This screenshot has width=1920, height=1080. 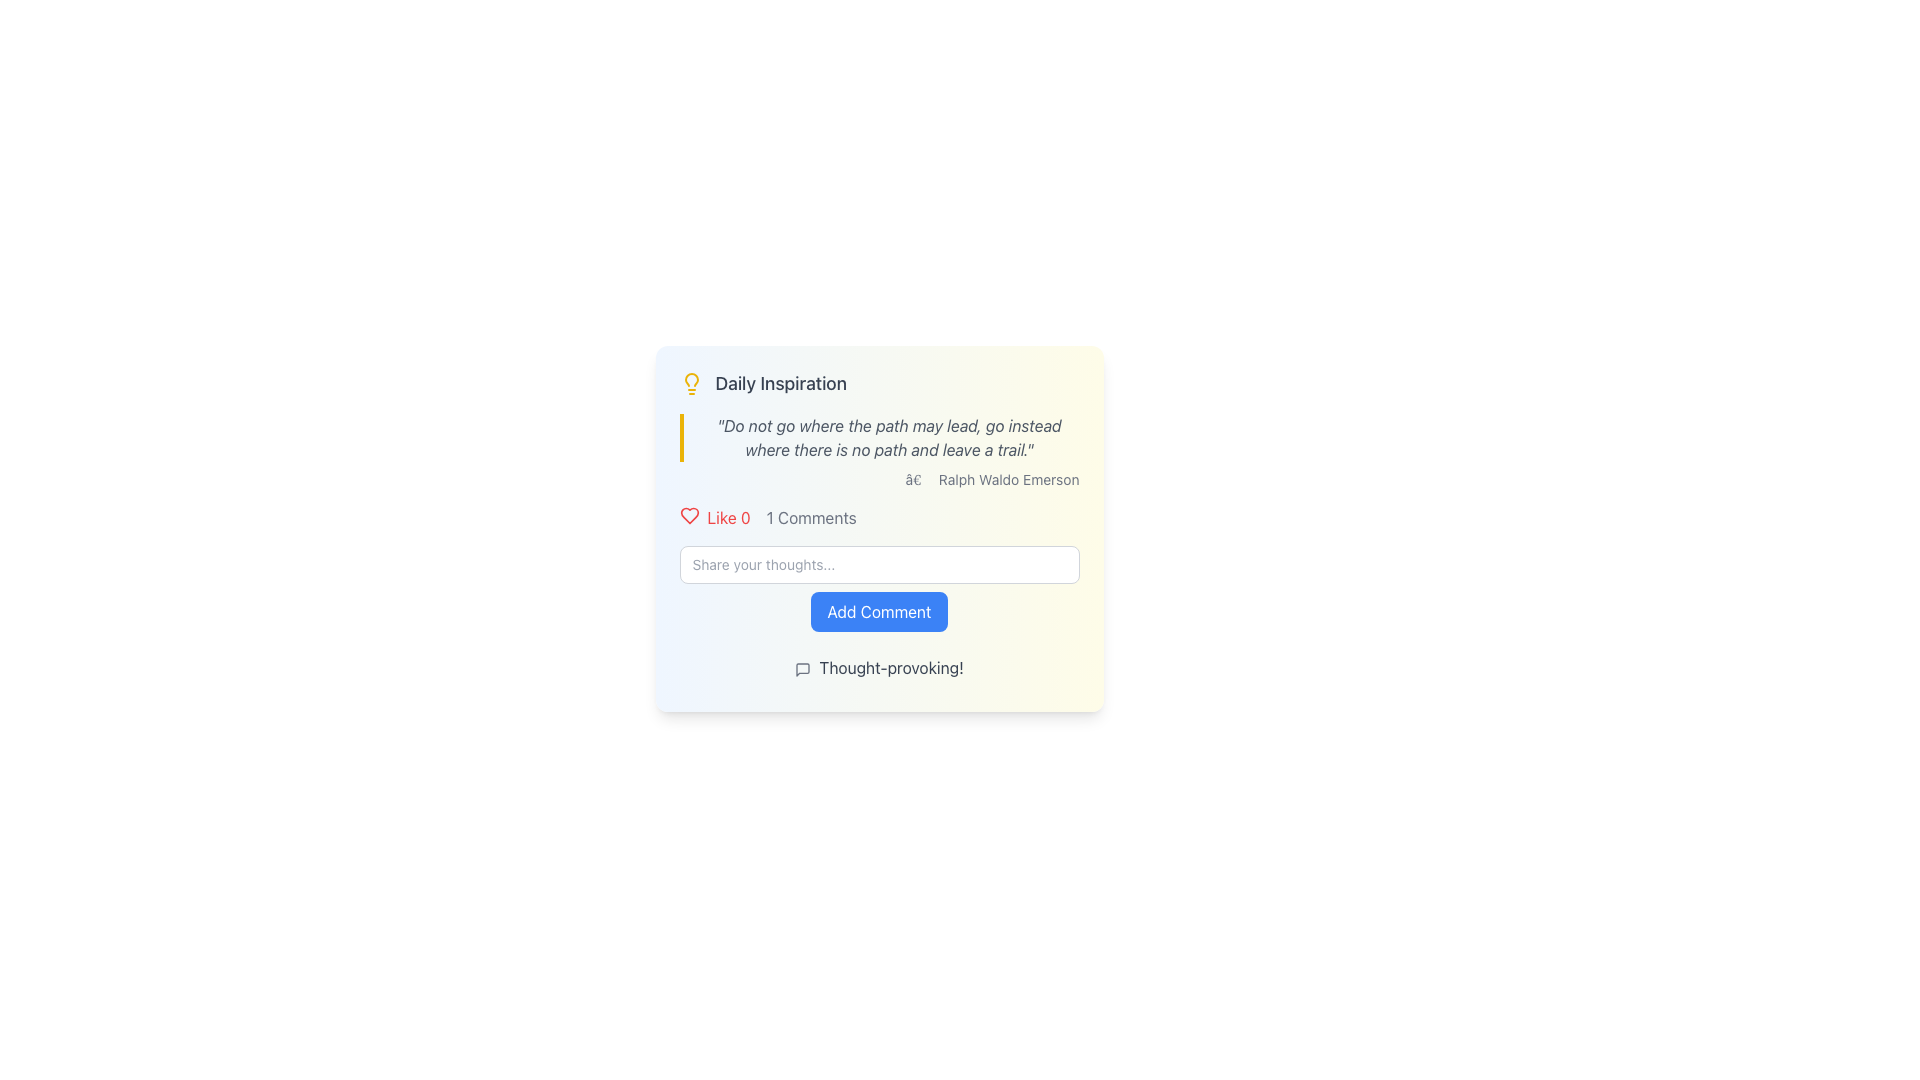 What do you see at coordinates (715, 516) in the screenshot?
I see `the 'Like 0' button represented by a red heart icon to like or unlike the content` at bounding box center [715, 516].